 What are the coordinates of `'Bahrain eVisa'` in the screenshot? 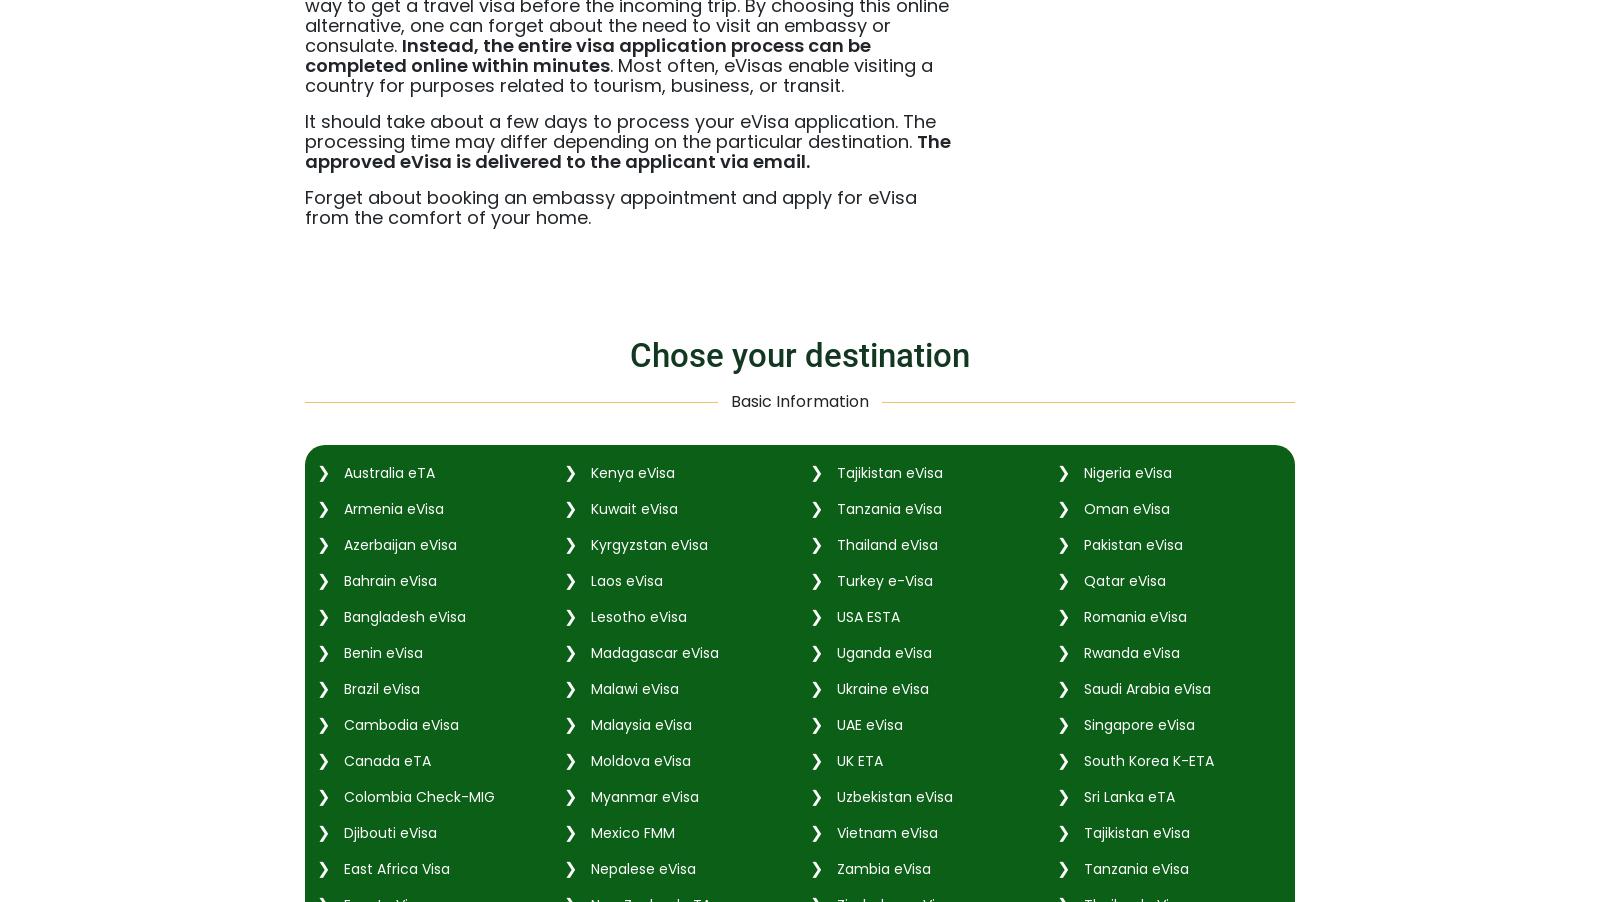 It's located at (388, 579).